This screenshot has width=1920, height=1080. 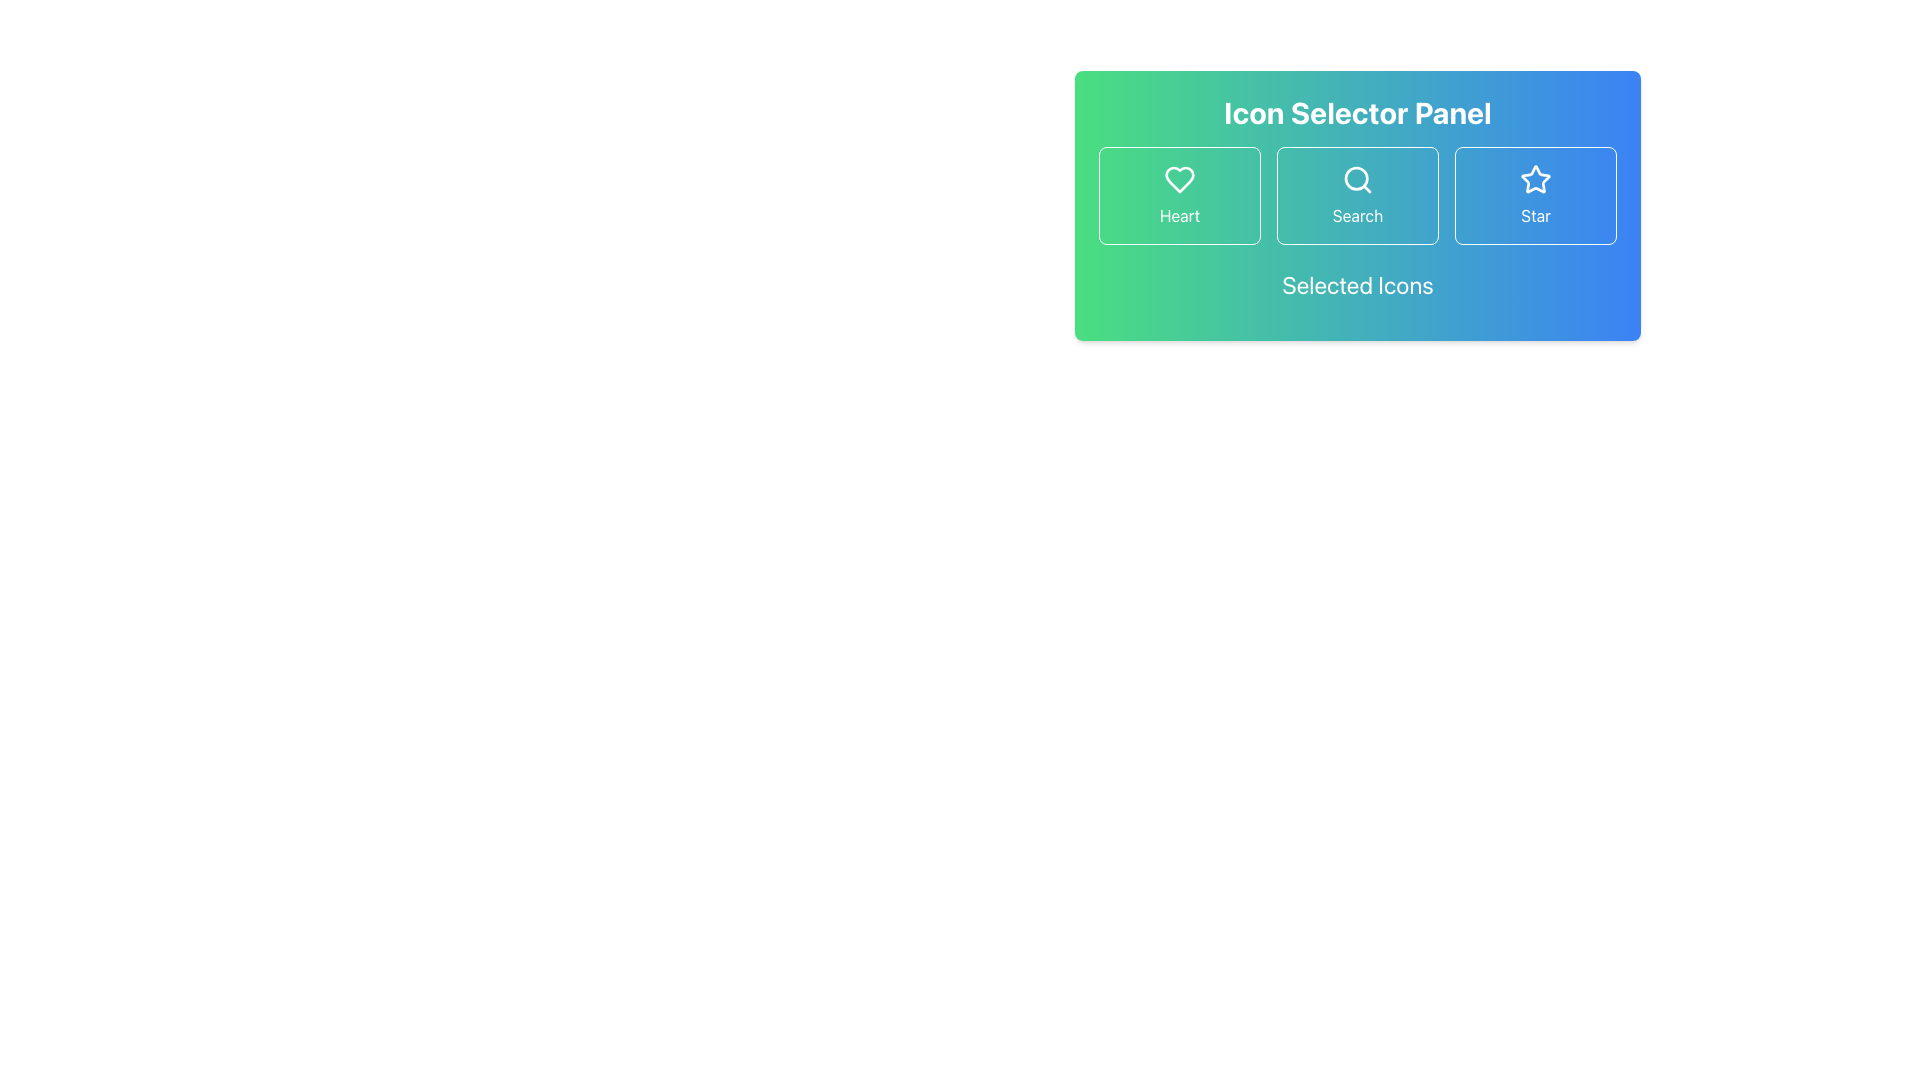 What do you see at coordinates (1180, 216) in the screenshot?
I see `the text label at the bottom of the first button in the Icon Selector Panel` at bounding box center [1180, 216].